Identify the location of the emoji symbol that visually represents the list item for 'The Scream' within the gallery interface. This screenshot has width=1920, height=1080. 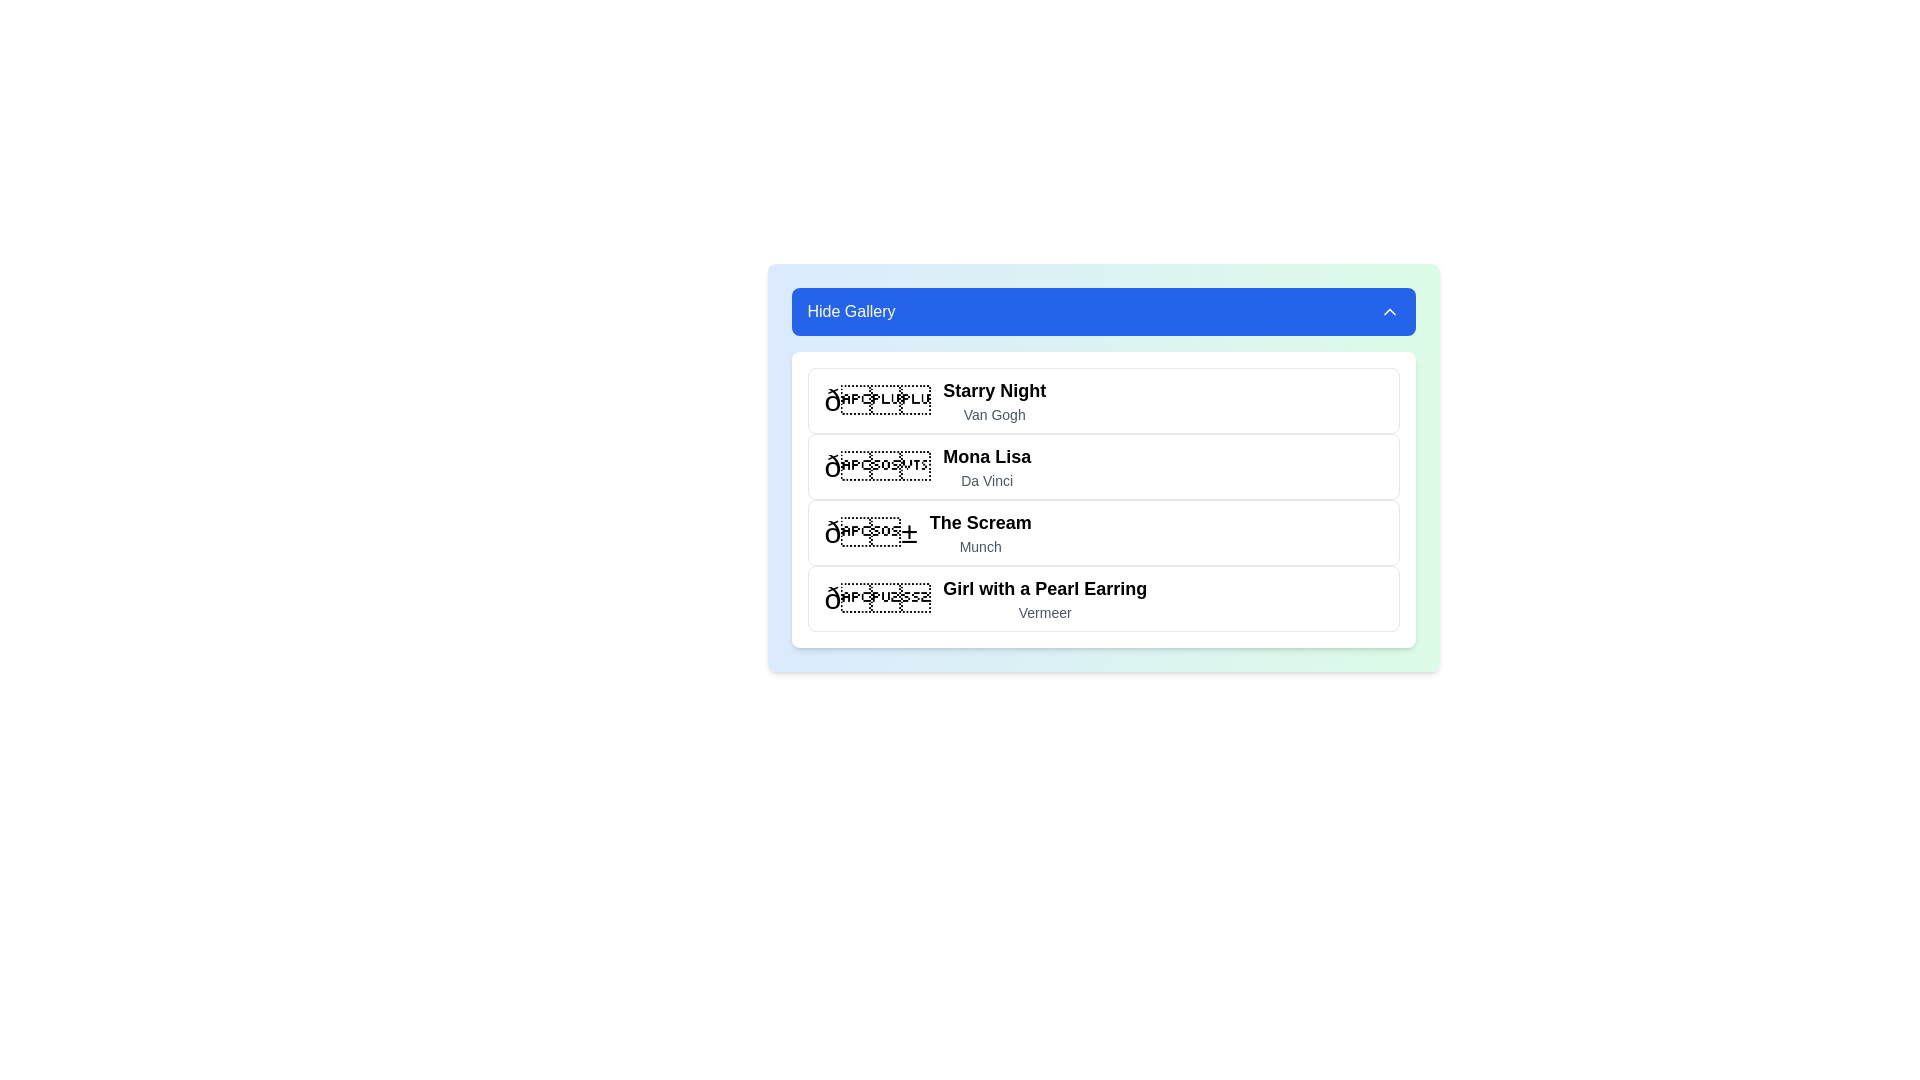
(871, 531).